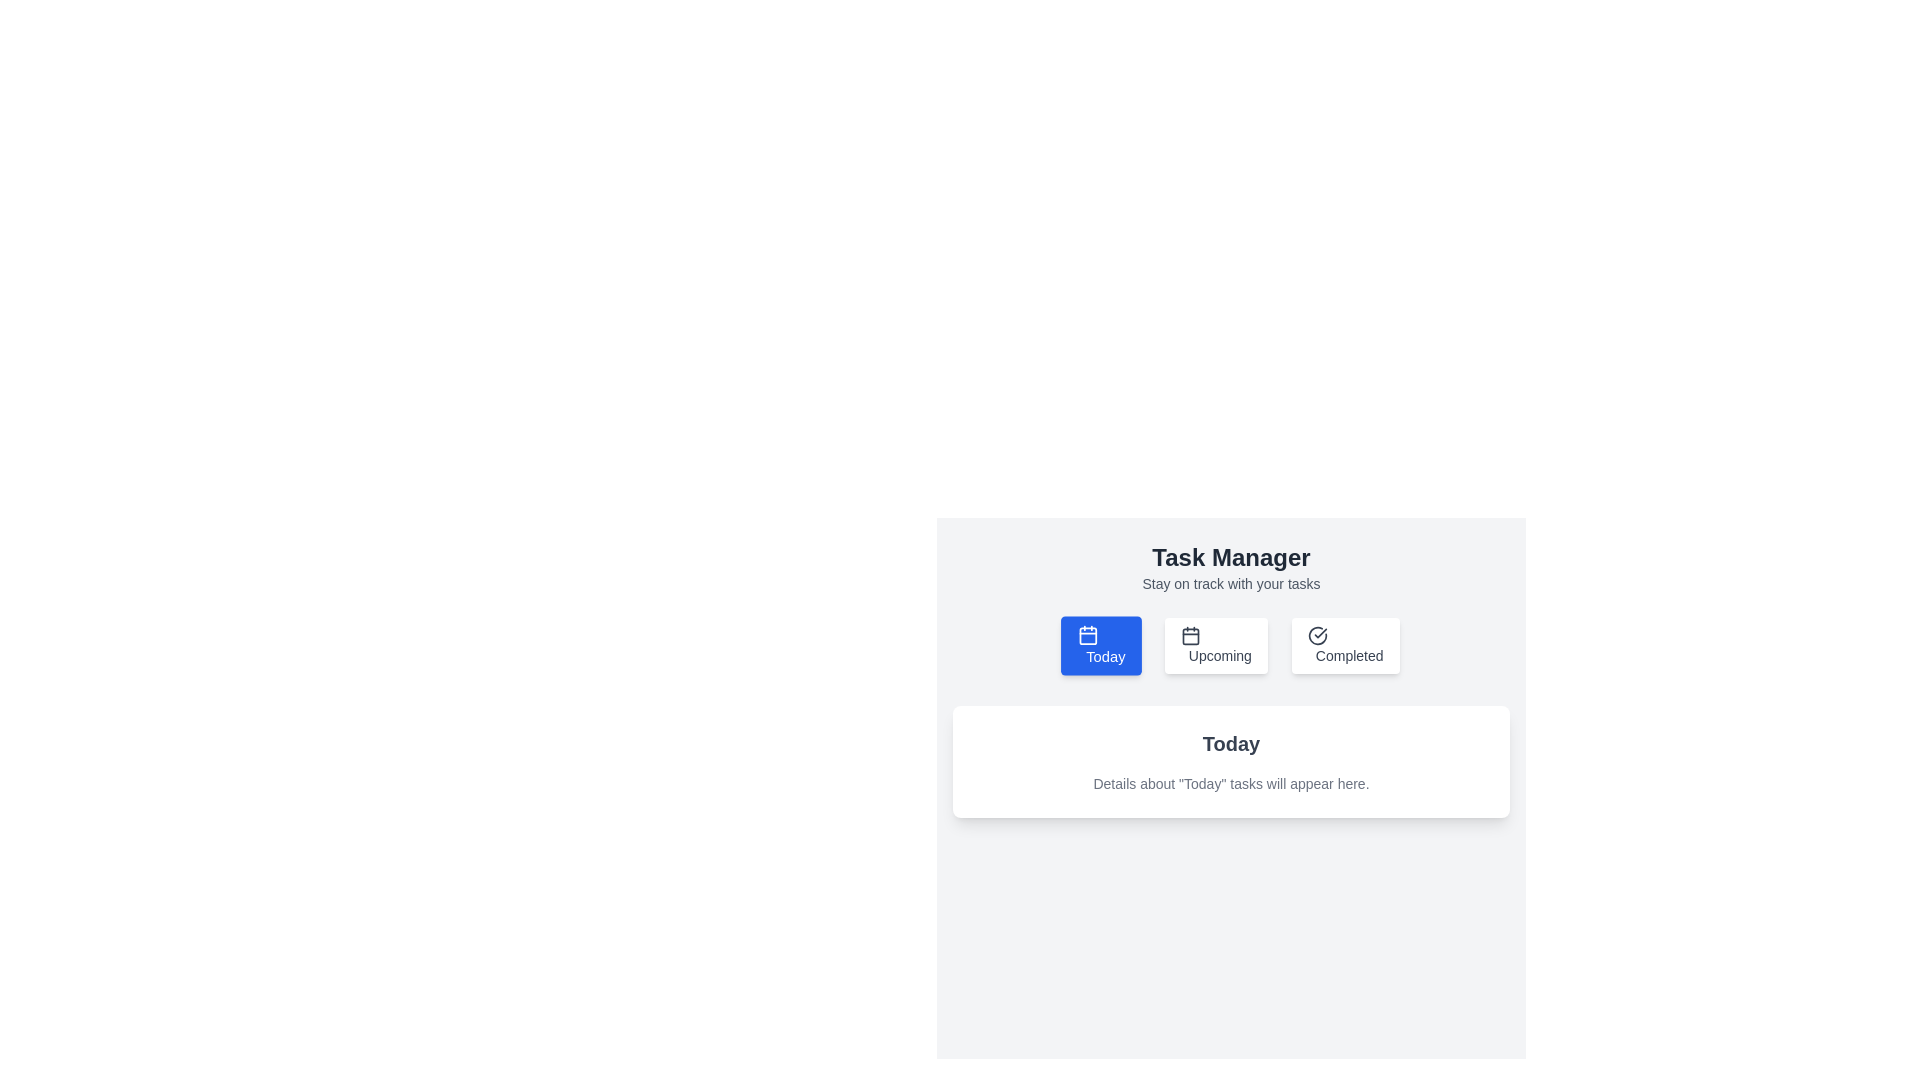 Image resolution: width=1920 pixels, height=1080 pixels. What do you see at coordinates (1101, 645) in the screenshot?
I see `the first button in the row` at bounding box center [1101, 645].